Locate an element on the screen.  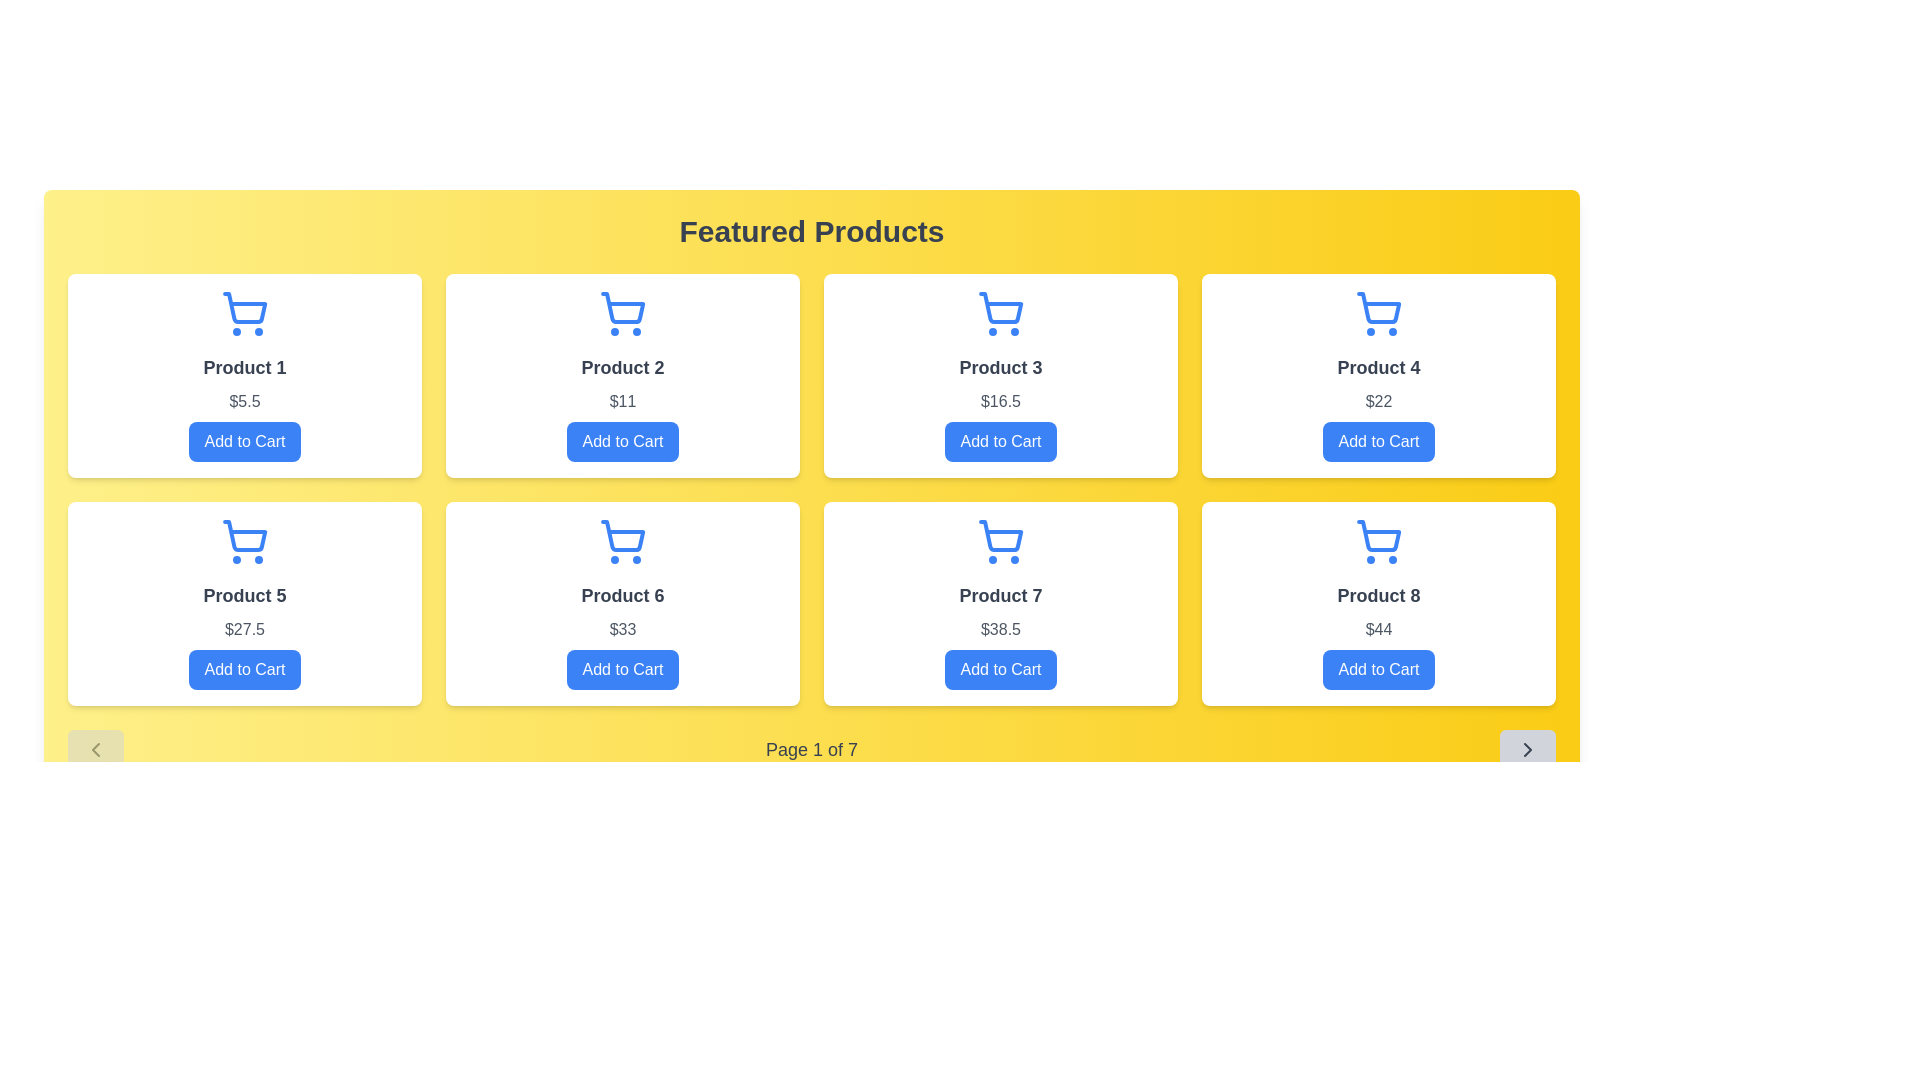
the text label displaying '$33' in gray color, positioned below the 'Product 6' name and above the 'Add to Cart' button is located at coordinates (622, 628).